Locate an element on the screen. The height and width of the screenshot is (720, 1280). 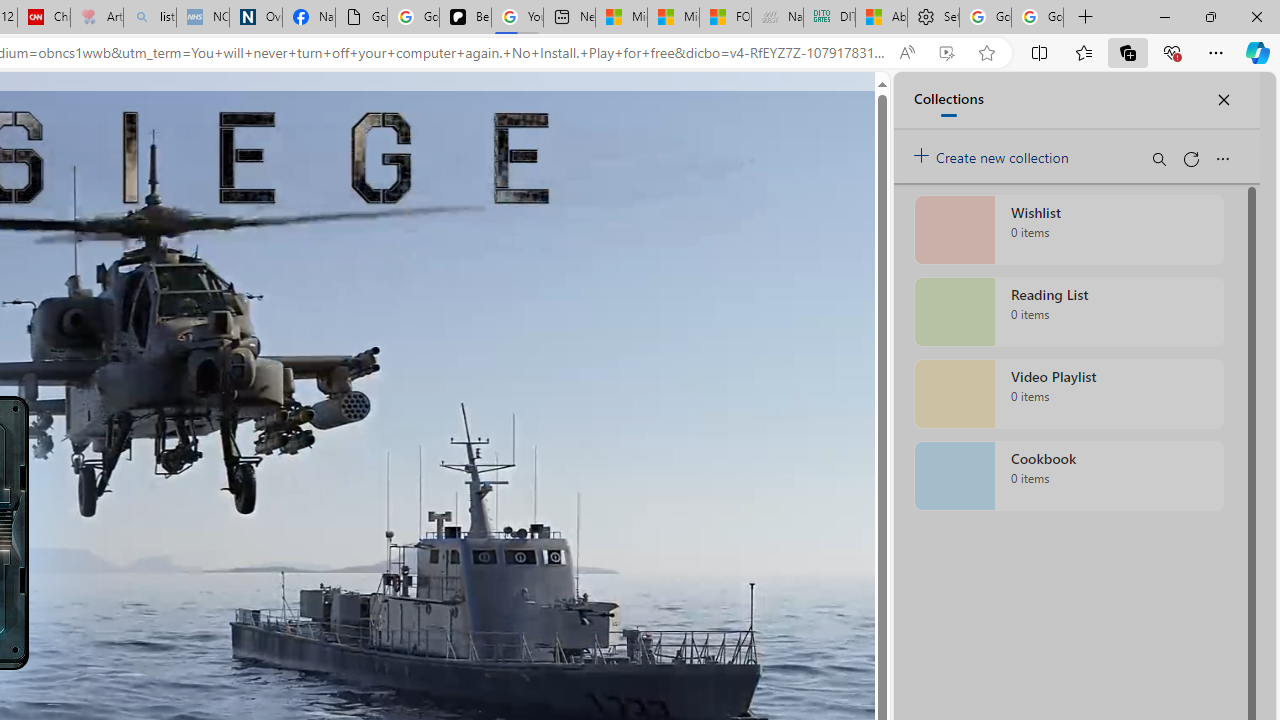
'Google Analytics Opt-out Browser Add-on Download Page' is located at coordinates (360, 17).